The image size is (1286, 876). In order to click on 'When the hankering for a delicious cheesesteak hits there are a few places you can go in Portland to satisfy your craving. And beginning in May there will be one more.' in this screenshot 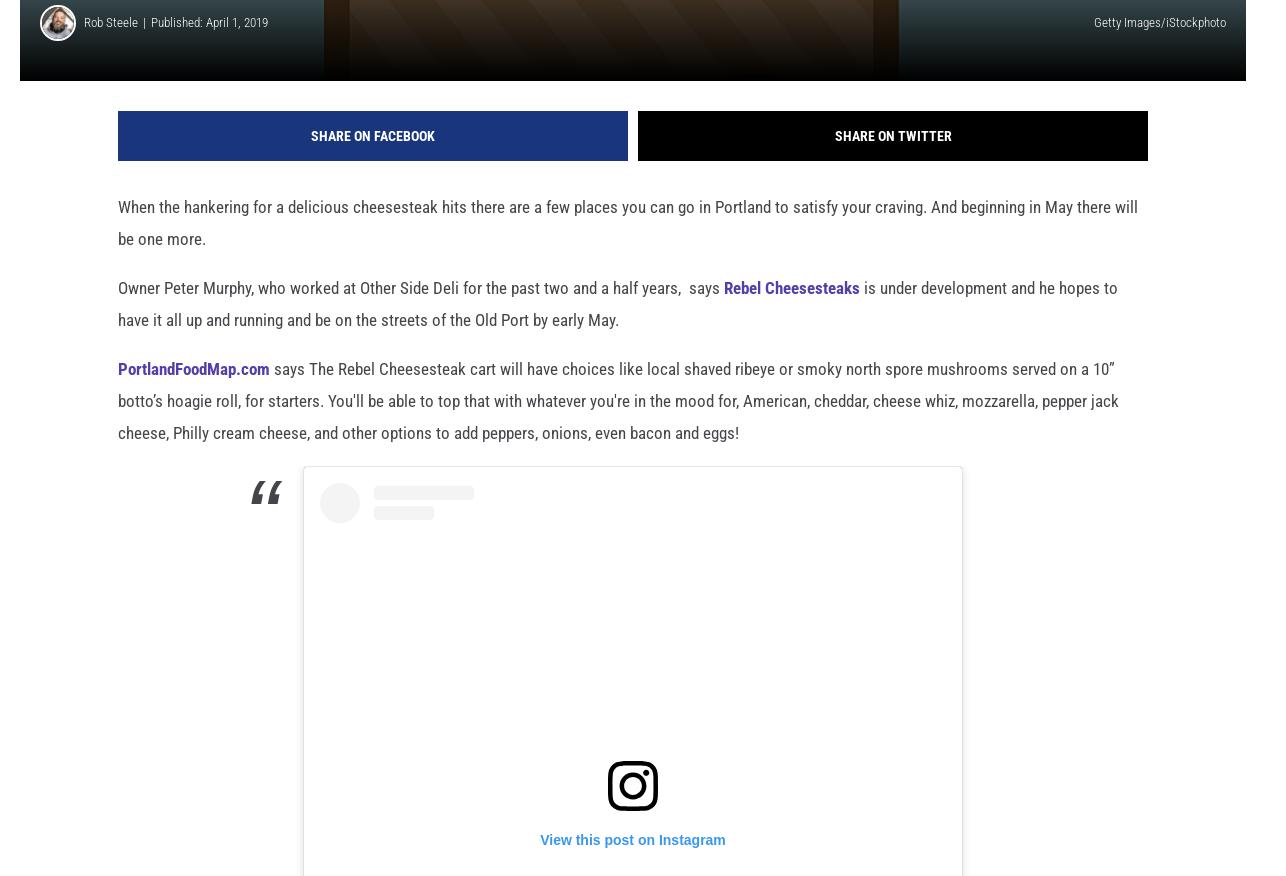, I will do `click(118, 254)`.